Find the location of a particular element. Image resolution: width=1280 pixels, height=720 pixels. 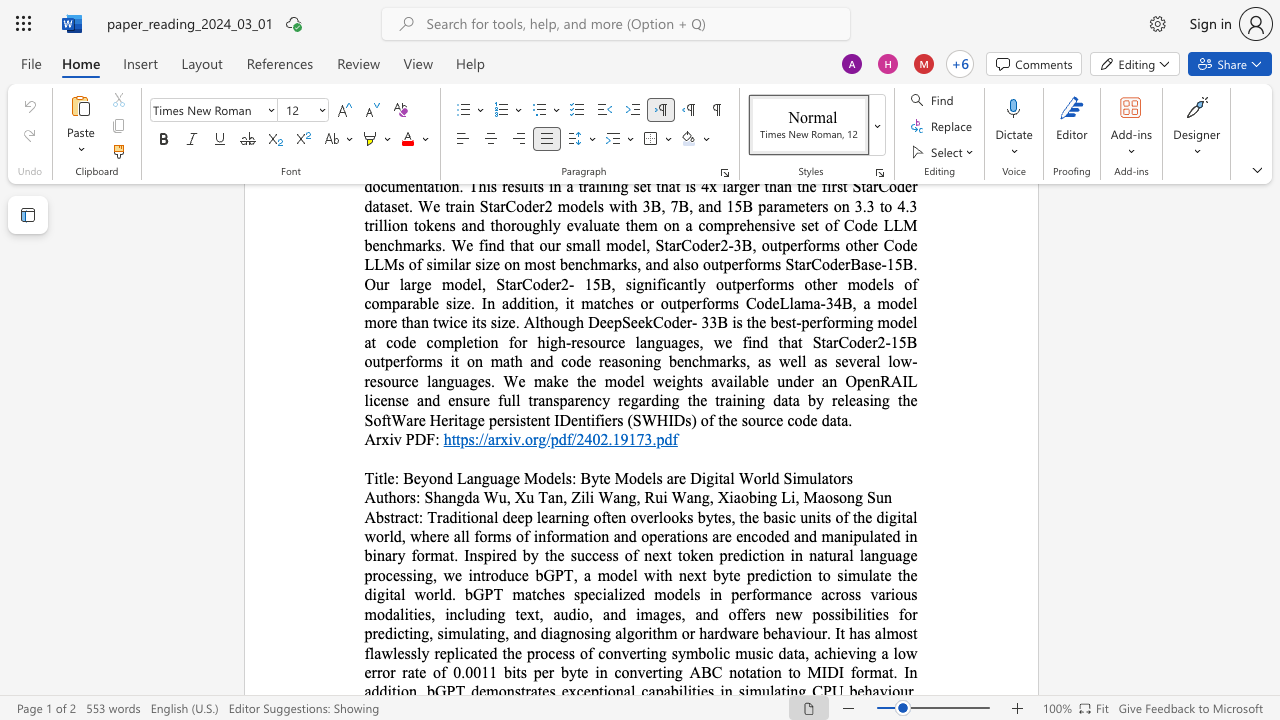

the space between the continuous character "W" and "u" in the text is located at coordinates (496, 496).